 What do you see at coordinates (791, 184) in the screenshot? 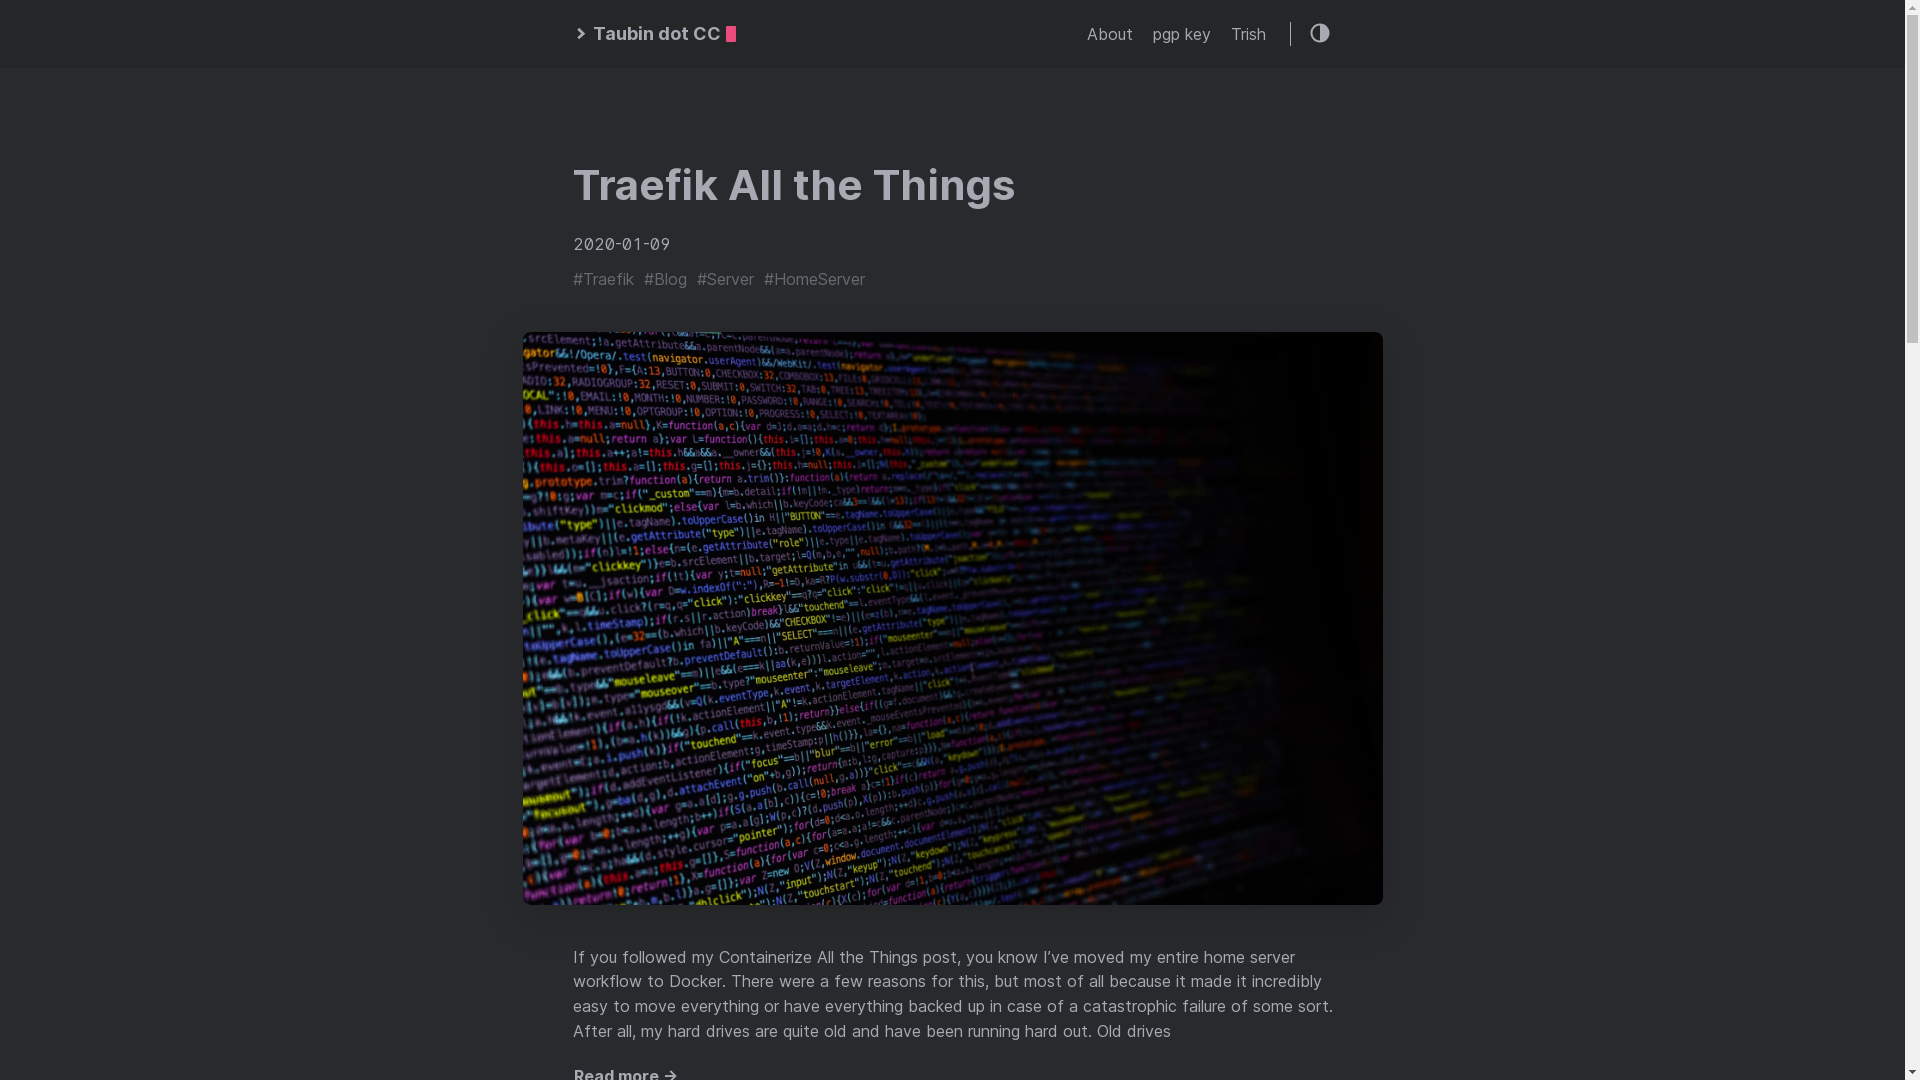
I see `'Traefik All the Things'` at bounding box center [791, 184].